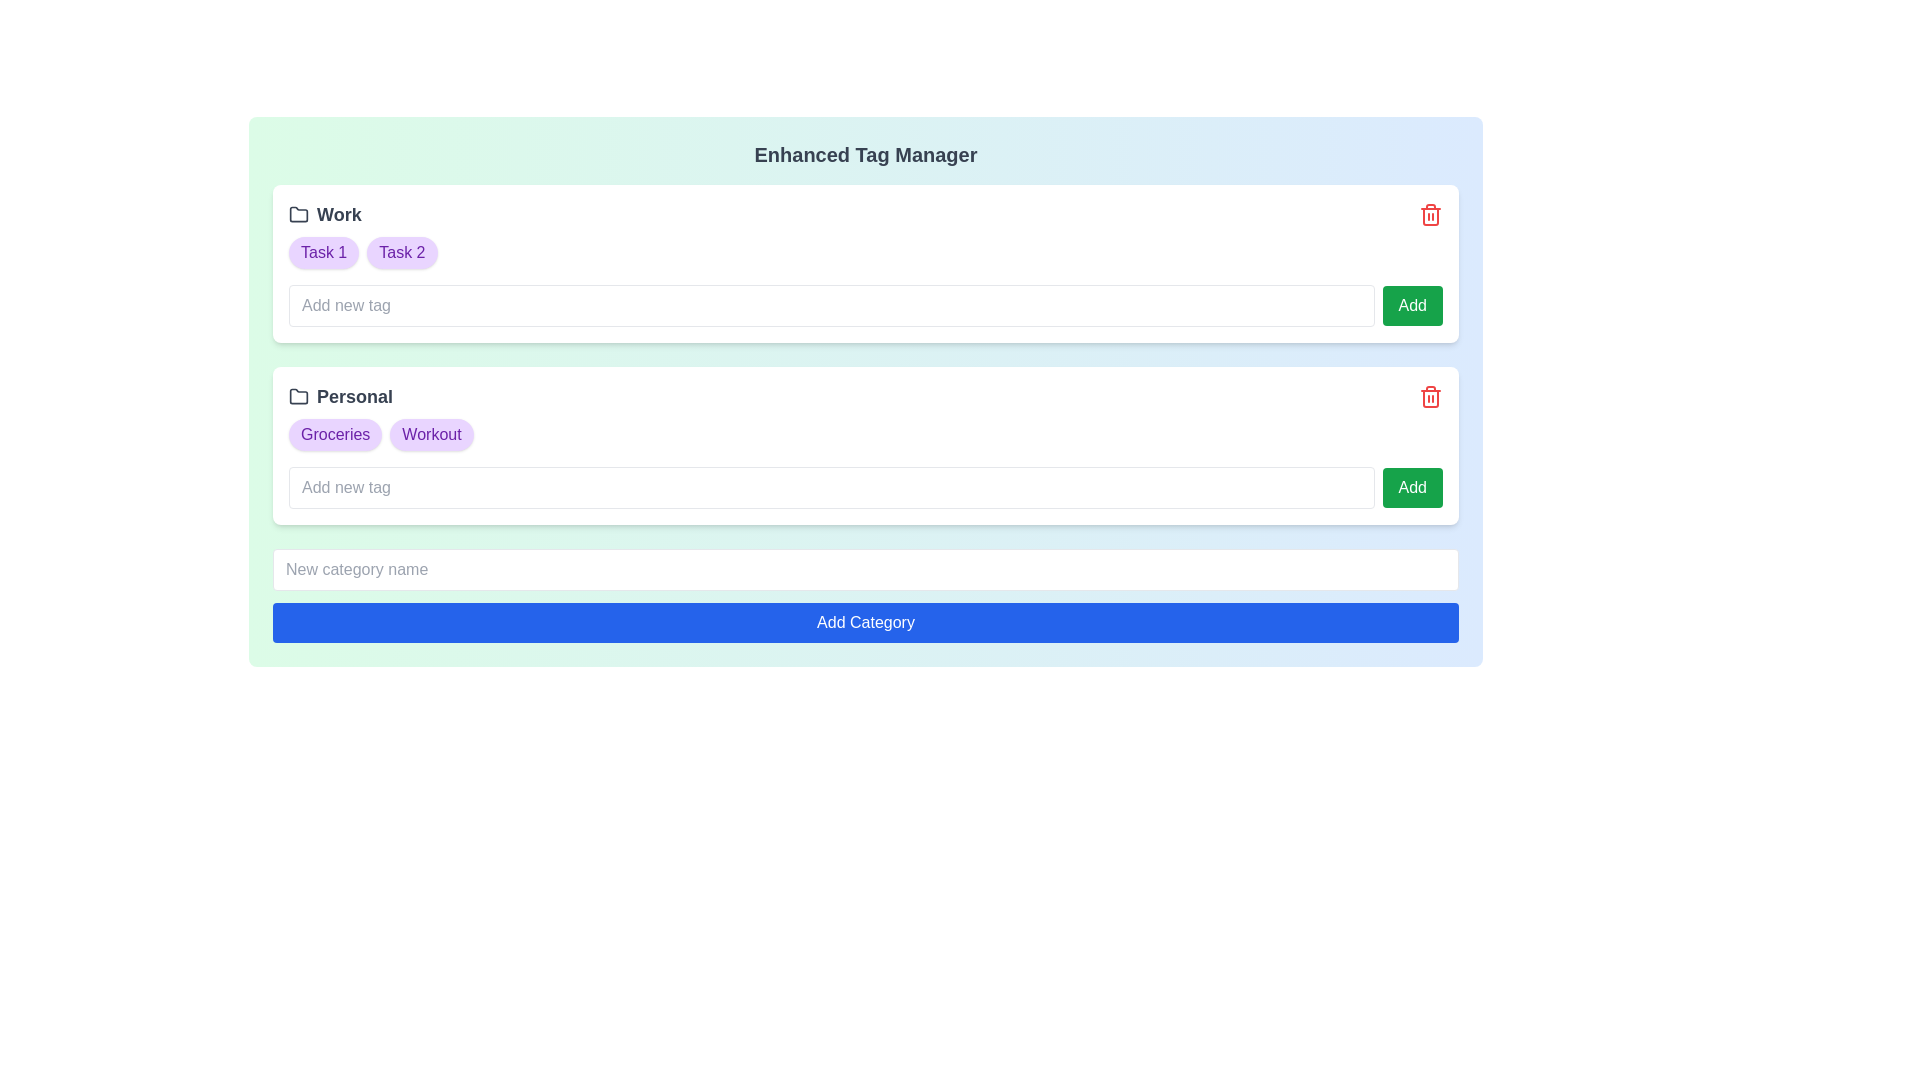 The height and width of the screenshot is (1080, 1920). I want to click on the second tag in the 'Personal' section that visually categorizes or describes related tasks or items associated with the 'Workout' keyword, located immediately to the right of the 'Groceries' tag, so click(431, 434).